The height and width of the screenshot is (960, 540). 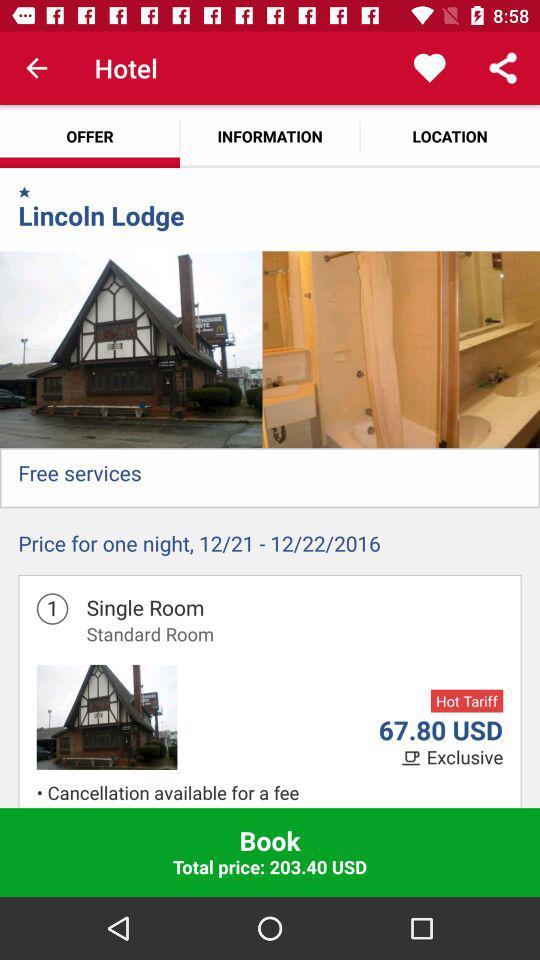 What do you see at coordinates (464, 757) in the screenshot?
I see `the icon below 67.80 usd item` at bounding box center [464, 757].